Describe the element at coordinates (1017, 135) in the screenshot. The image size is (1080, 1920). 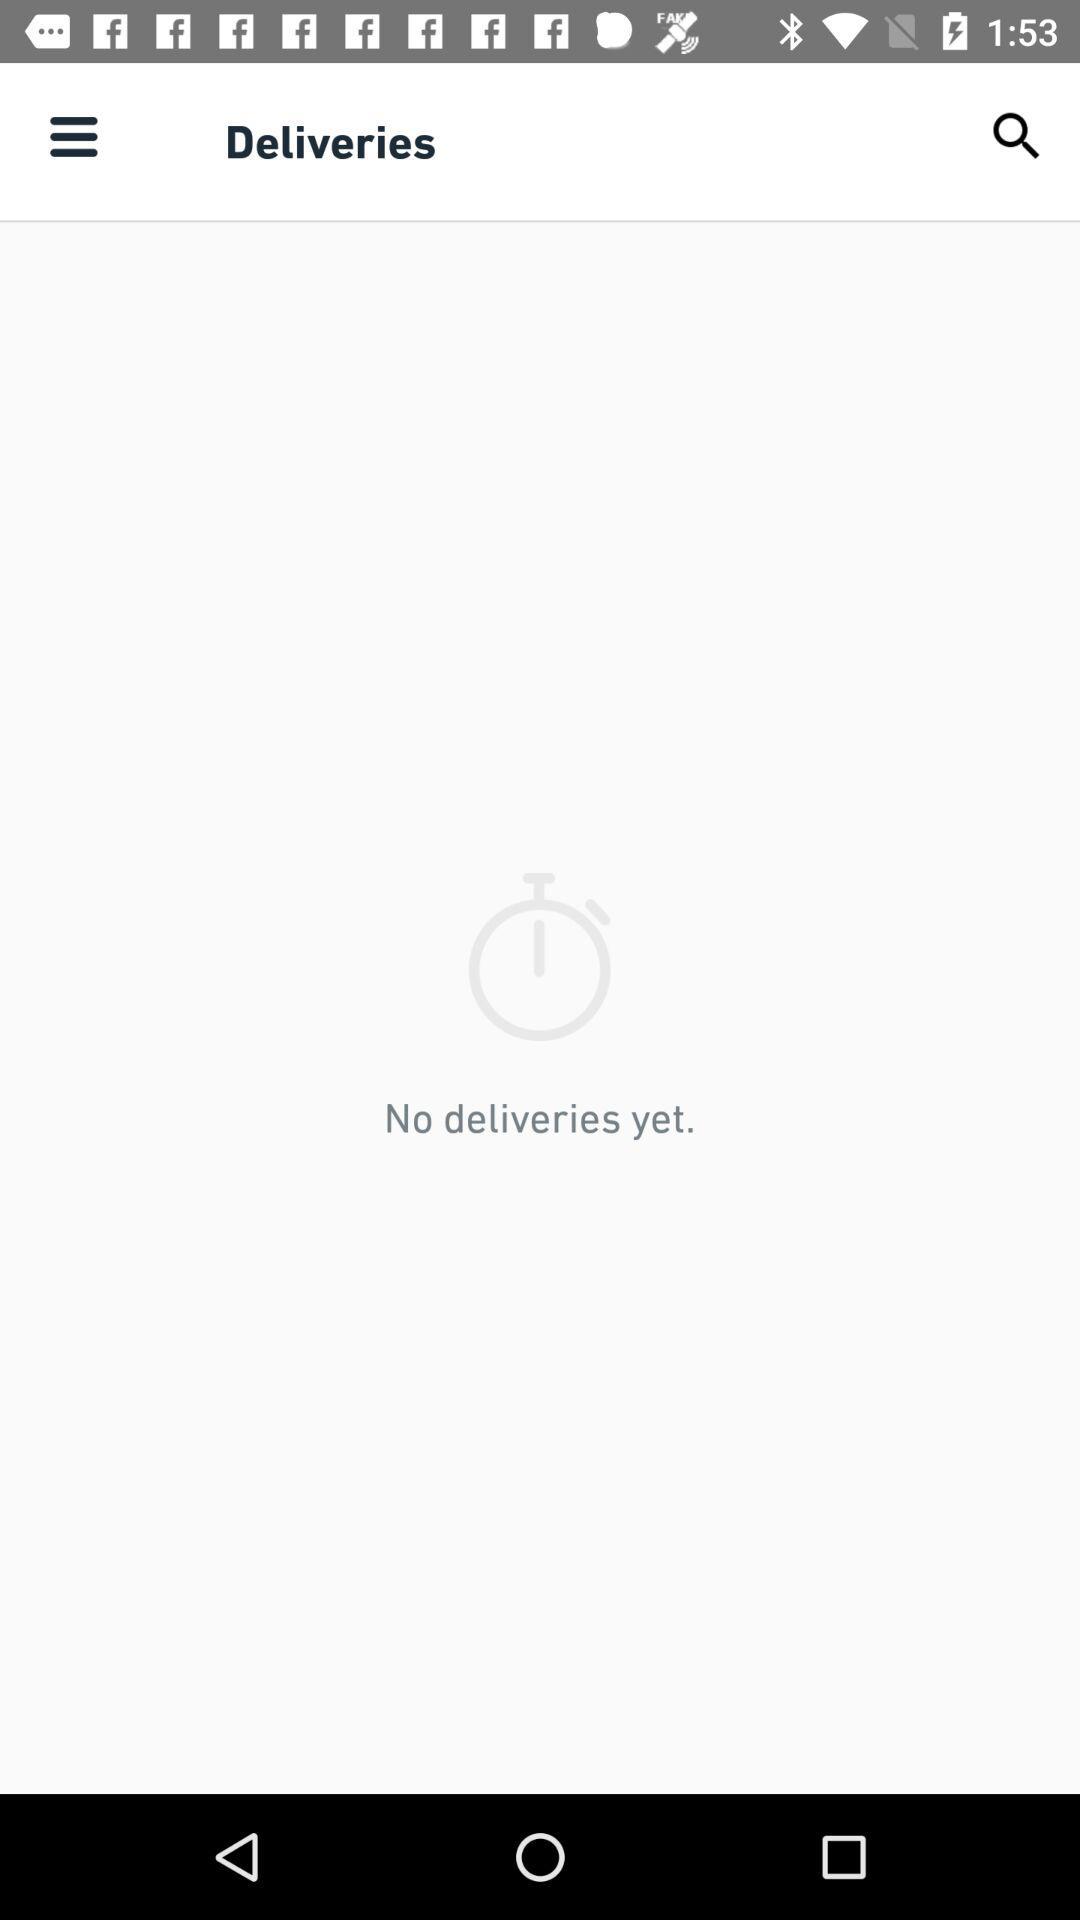
I see `the item at the top right corner` at that location.